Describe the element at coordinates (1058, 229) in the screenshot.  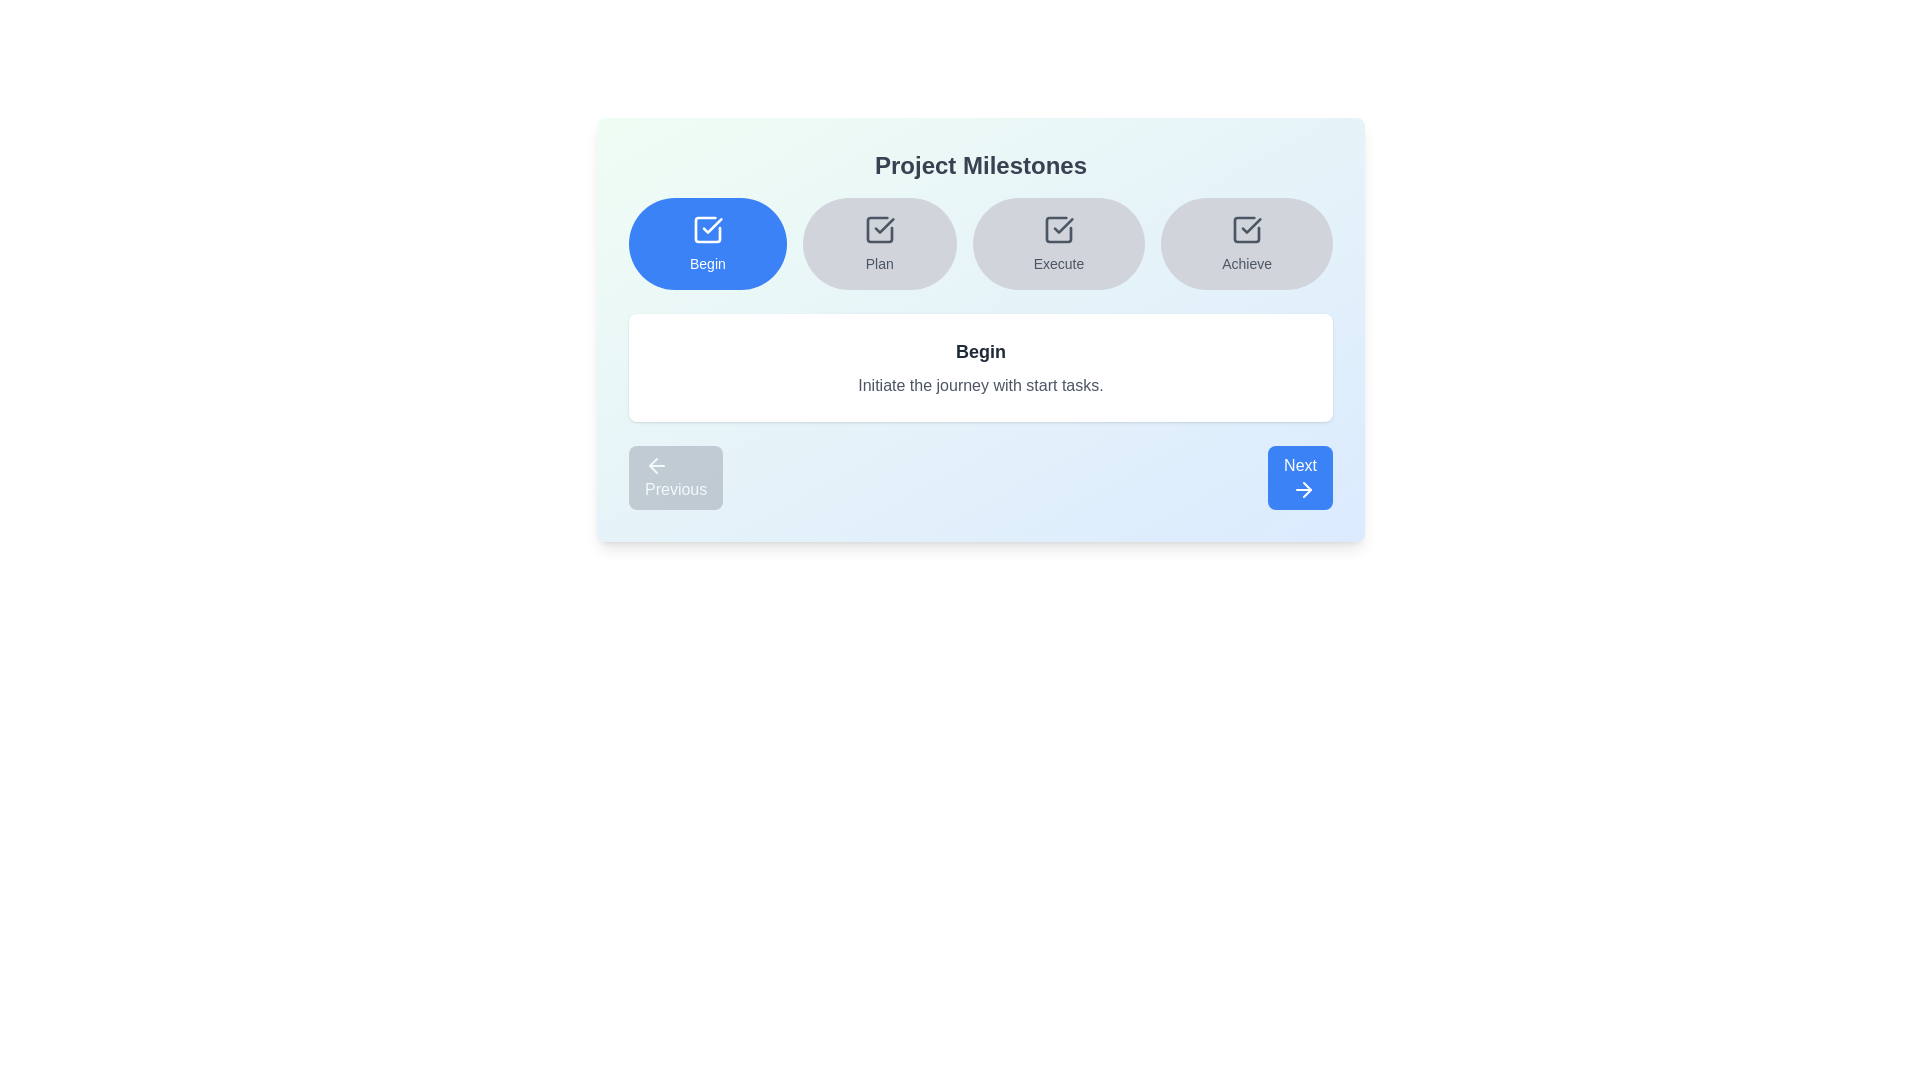
I see `the gray tick box icon located within the oval 'Execute' button, which is the third button in a sequence of four milestone buttons at the top center of the interface` at that location.